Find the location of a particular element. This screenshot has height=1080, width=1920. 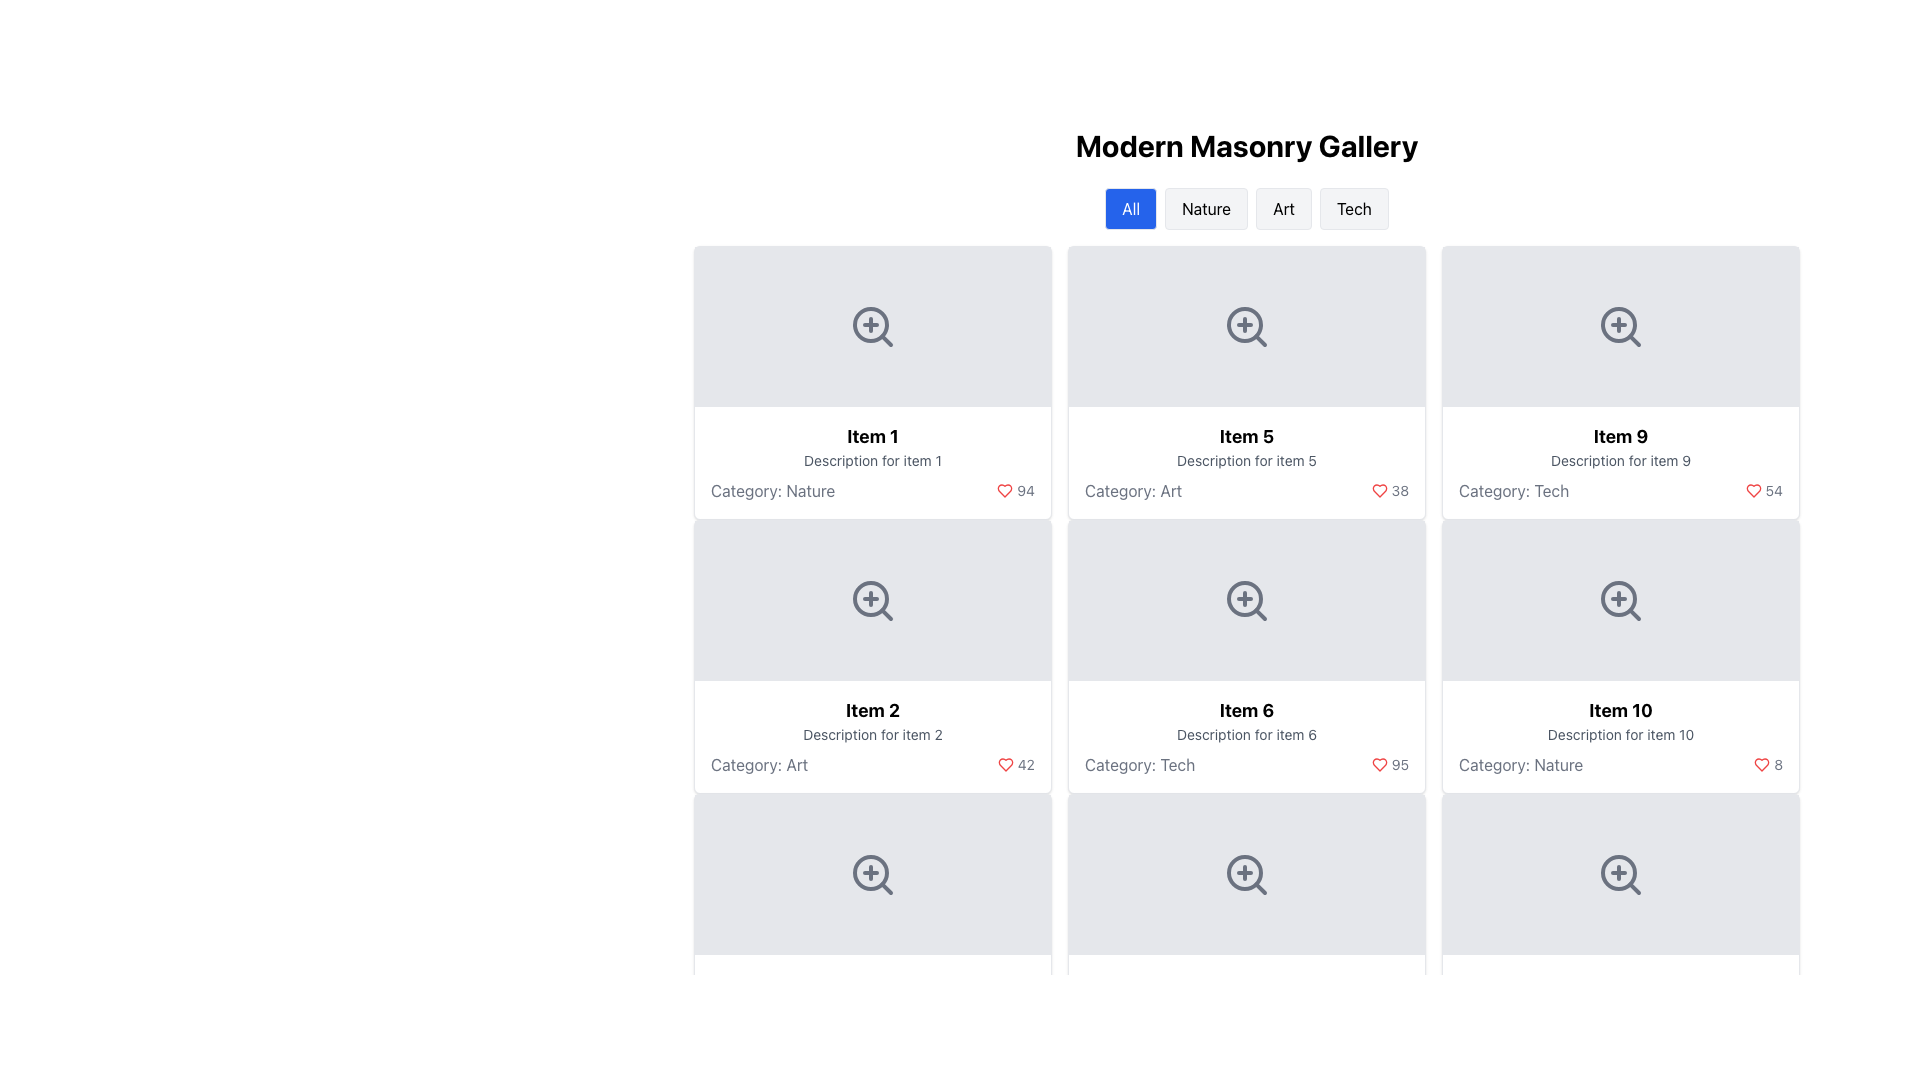

the heart icon representing the 'like' action located within the card labeled 'Item 5', positioned to the right of the text '38' is located at coordinates (1378, 490).